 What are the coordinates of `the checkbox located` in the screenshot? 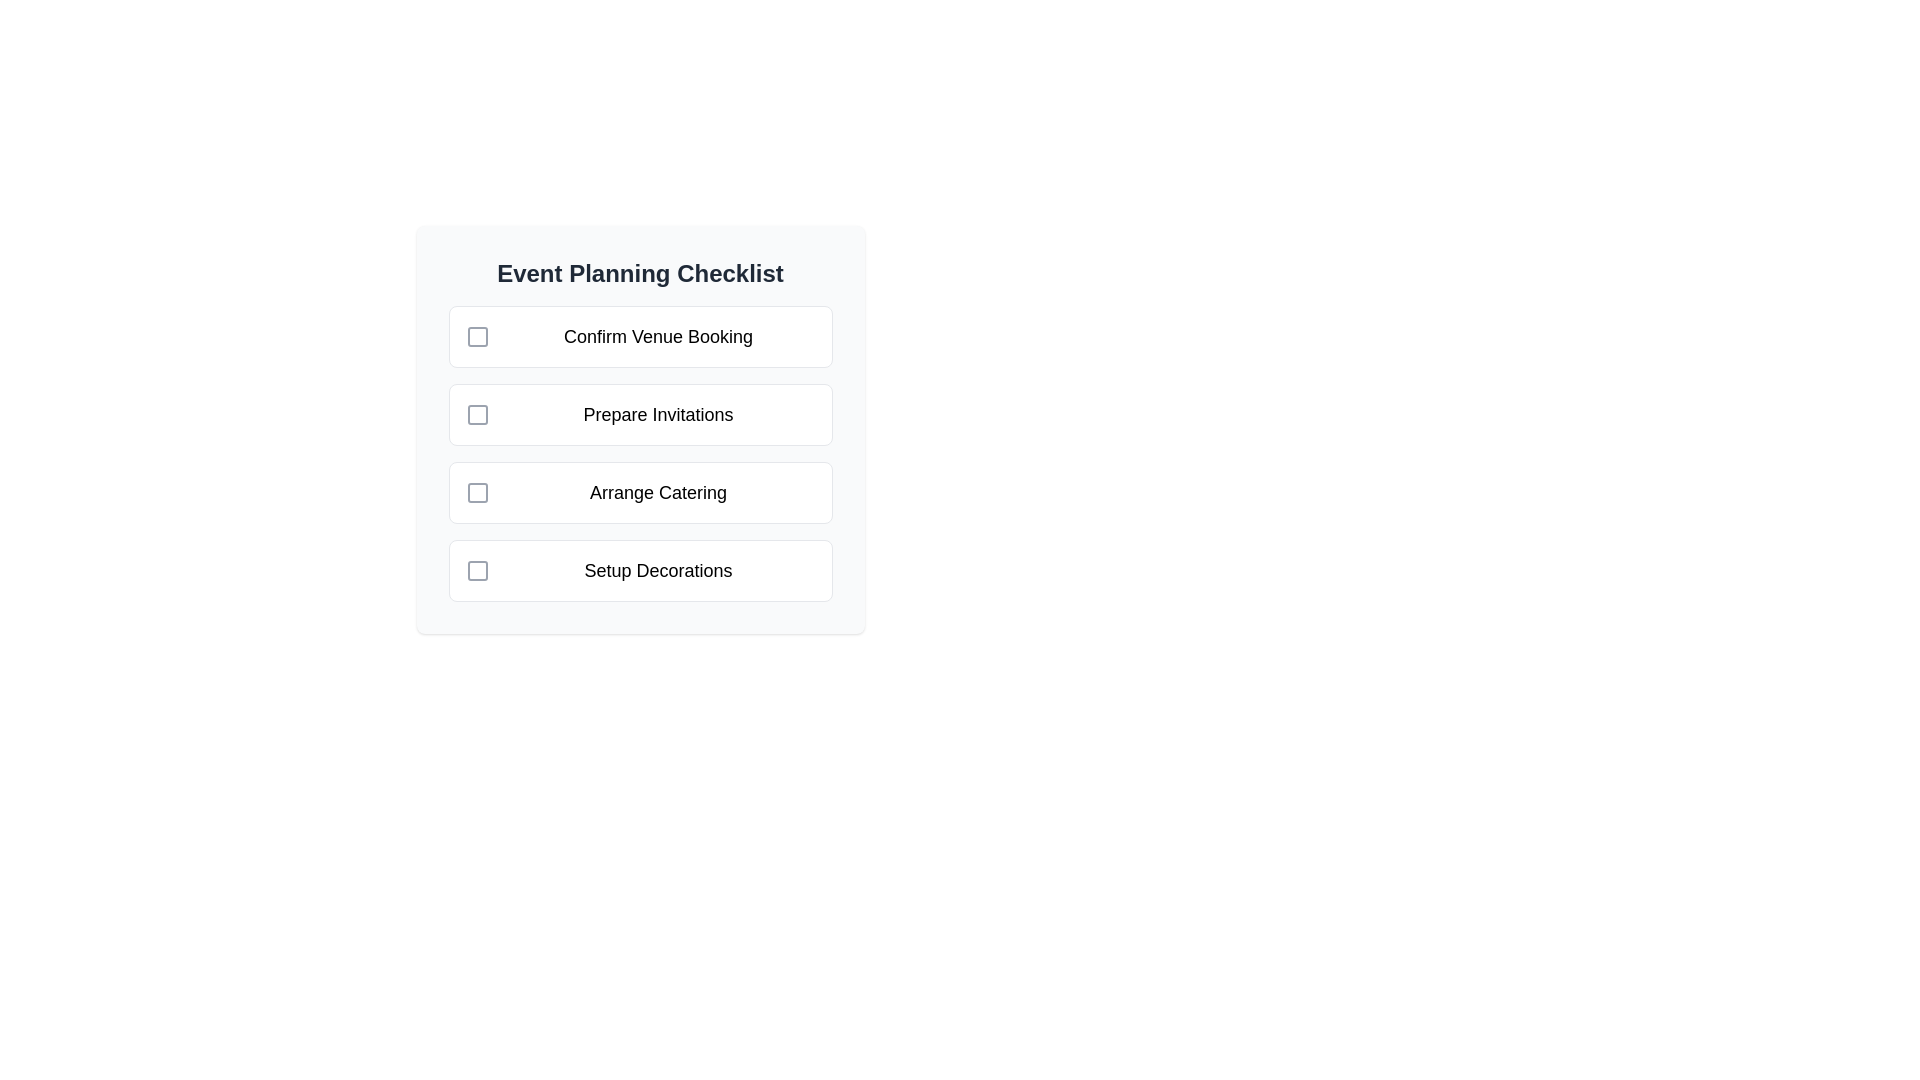 It's located at (476, 414).